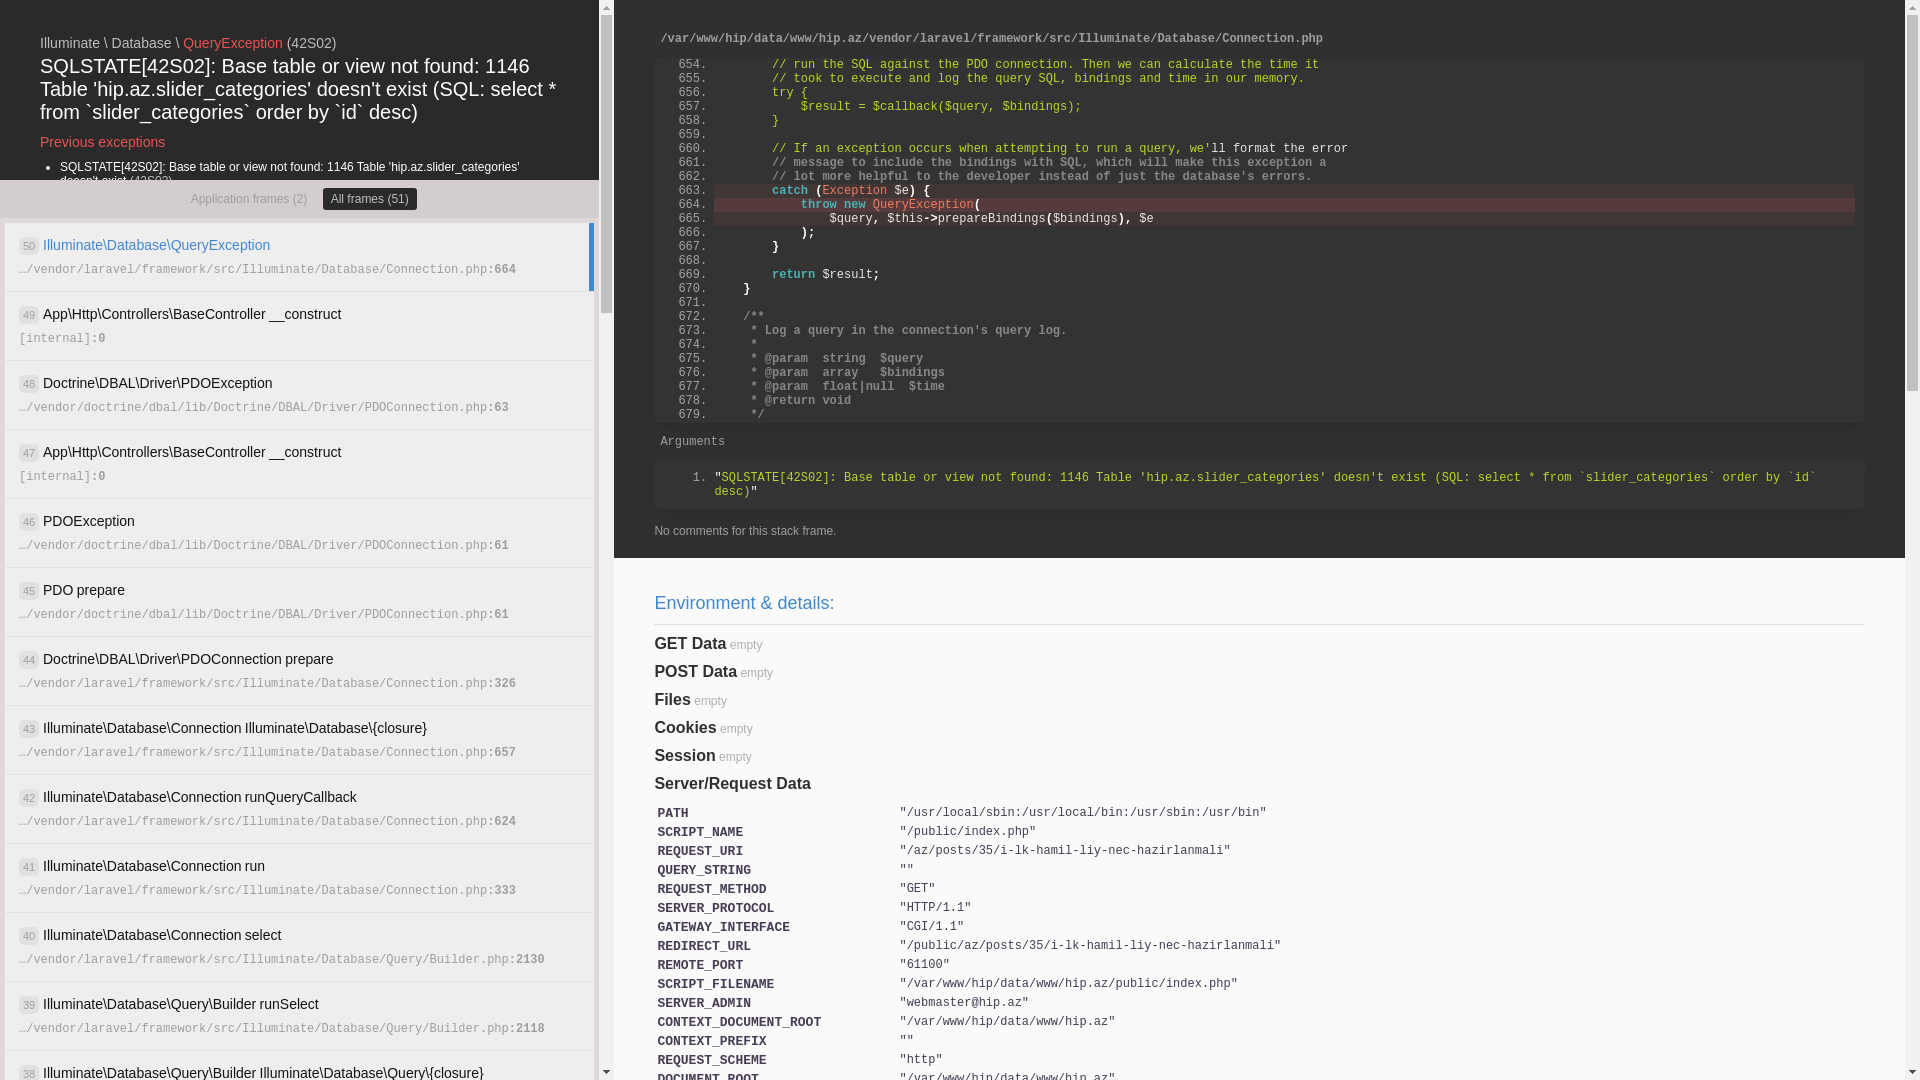 The image size is (1920, 1080). Describe the element at coordinates (322, 199) in the screenshot. I see `'All frames (51)'` at that location.